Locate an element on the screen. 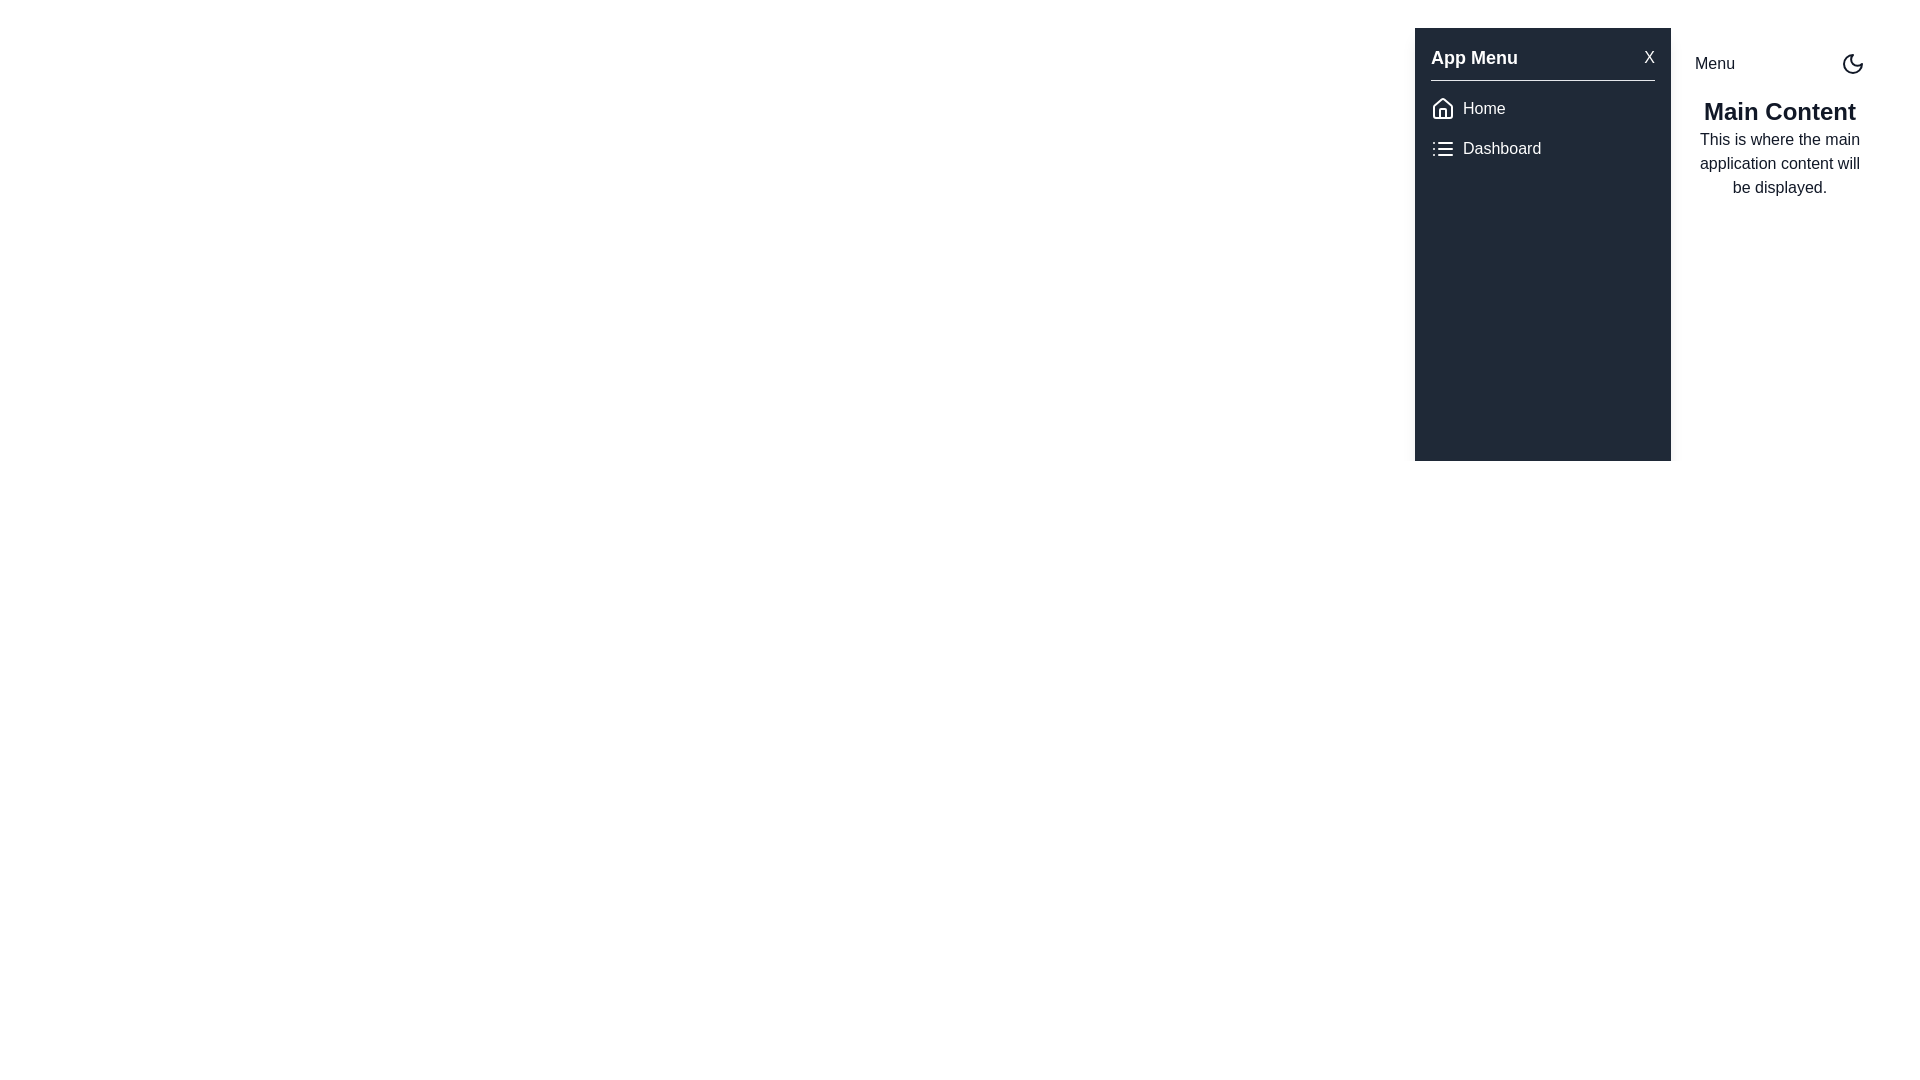  the 'Home' menu item in the navigation panel is located at coordinates (1541, 108).